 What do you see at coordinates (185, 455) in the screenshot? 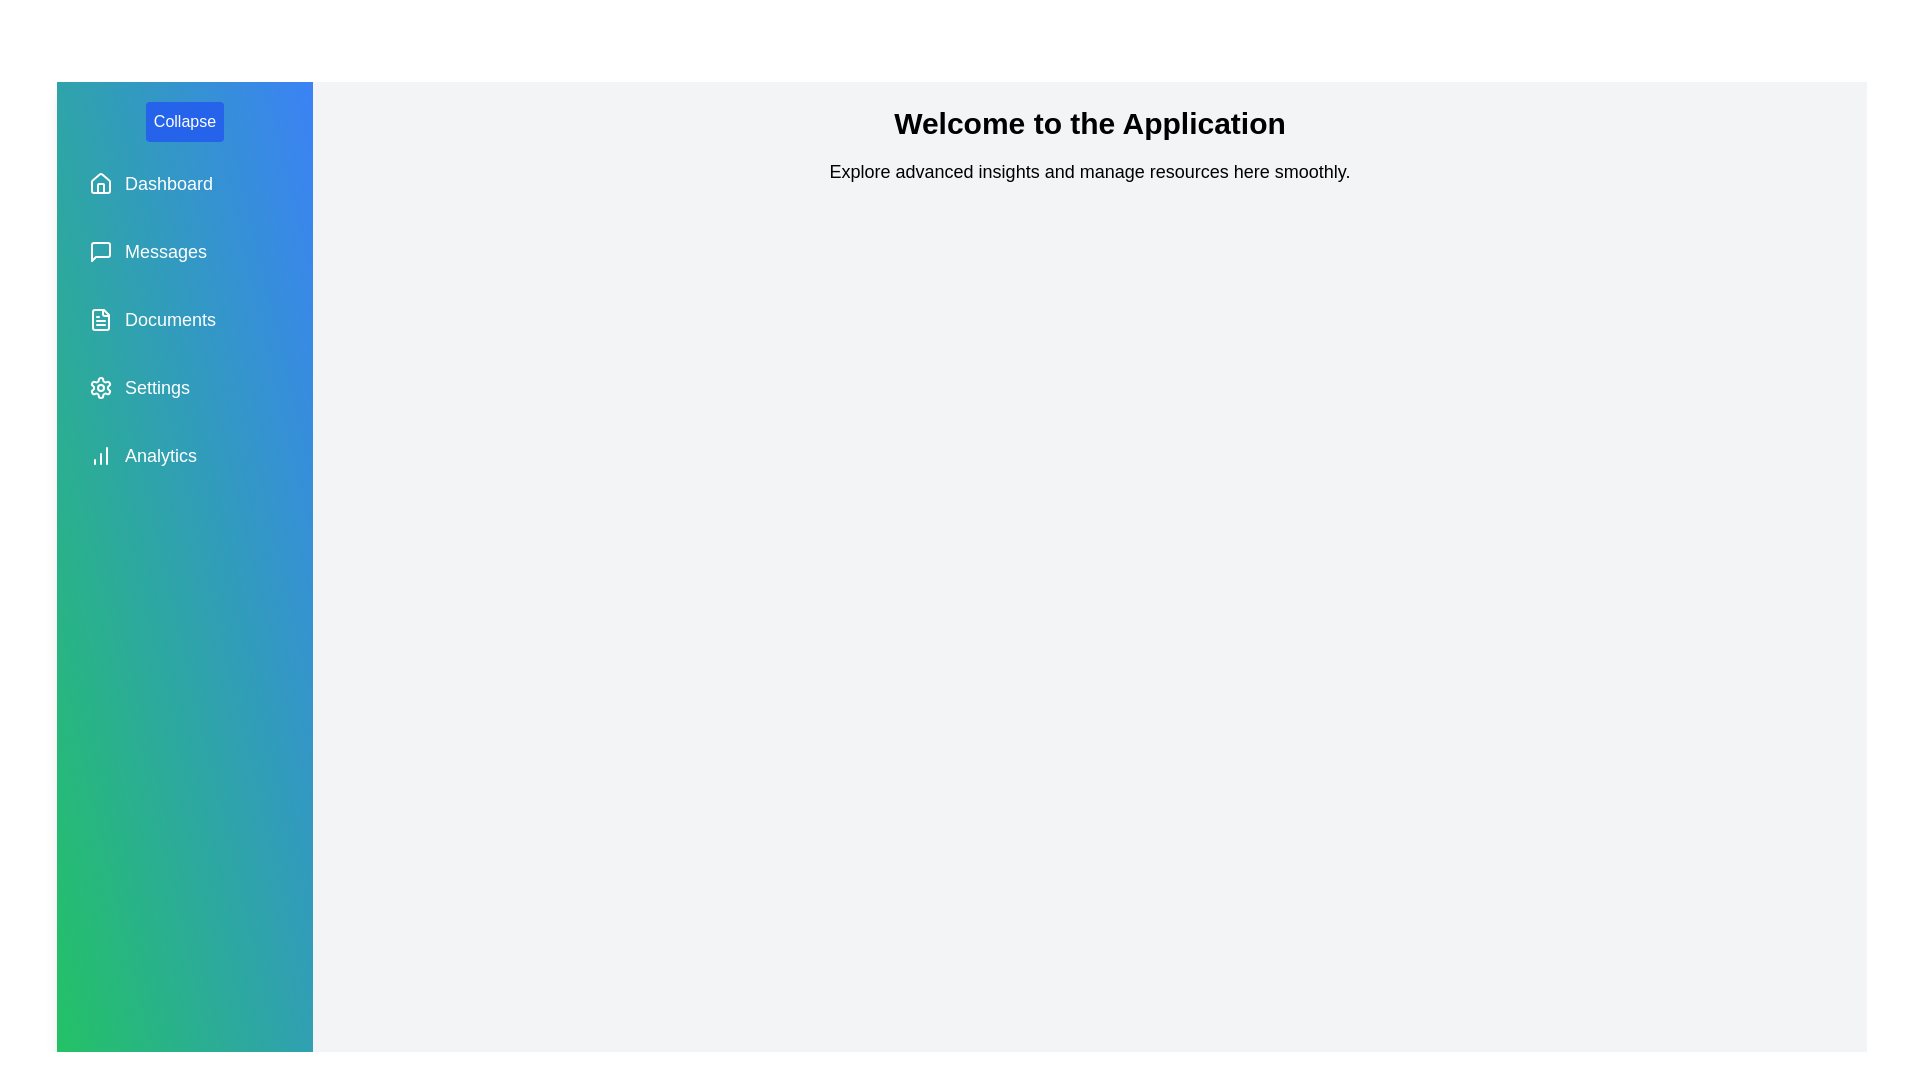
I see `the navigation option Analytics to navigate to the respective section` at bounding box center [185, 455].